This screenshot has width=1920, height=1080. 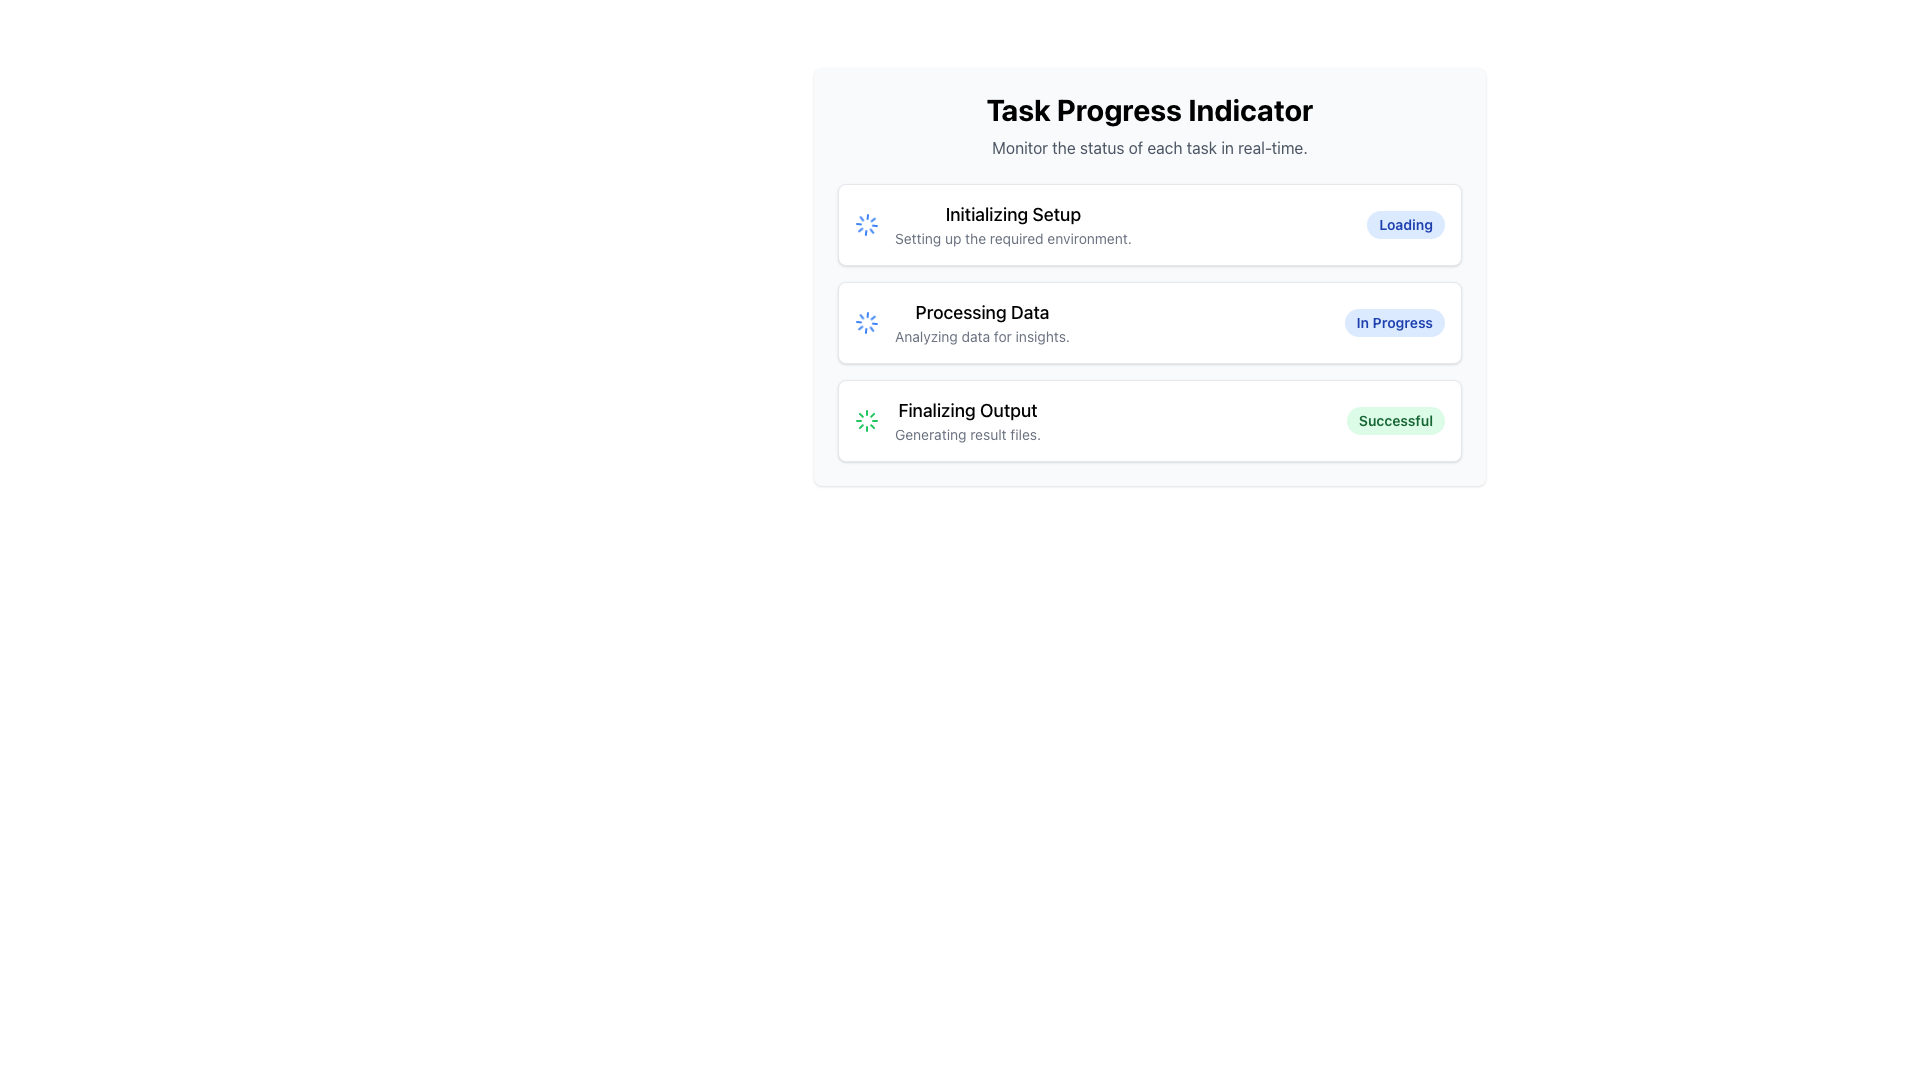 What do you see at coordinates (867, 224) in the screenshot?
I see `the circular blue loading spinner icon located to the left of the 'Initializing Setup' text label` at bounding box center [867, 224].